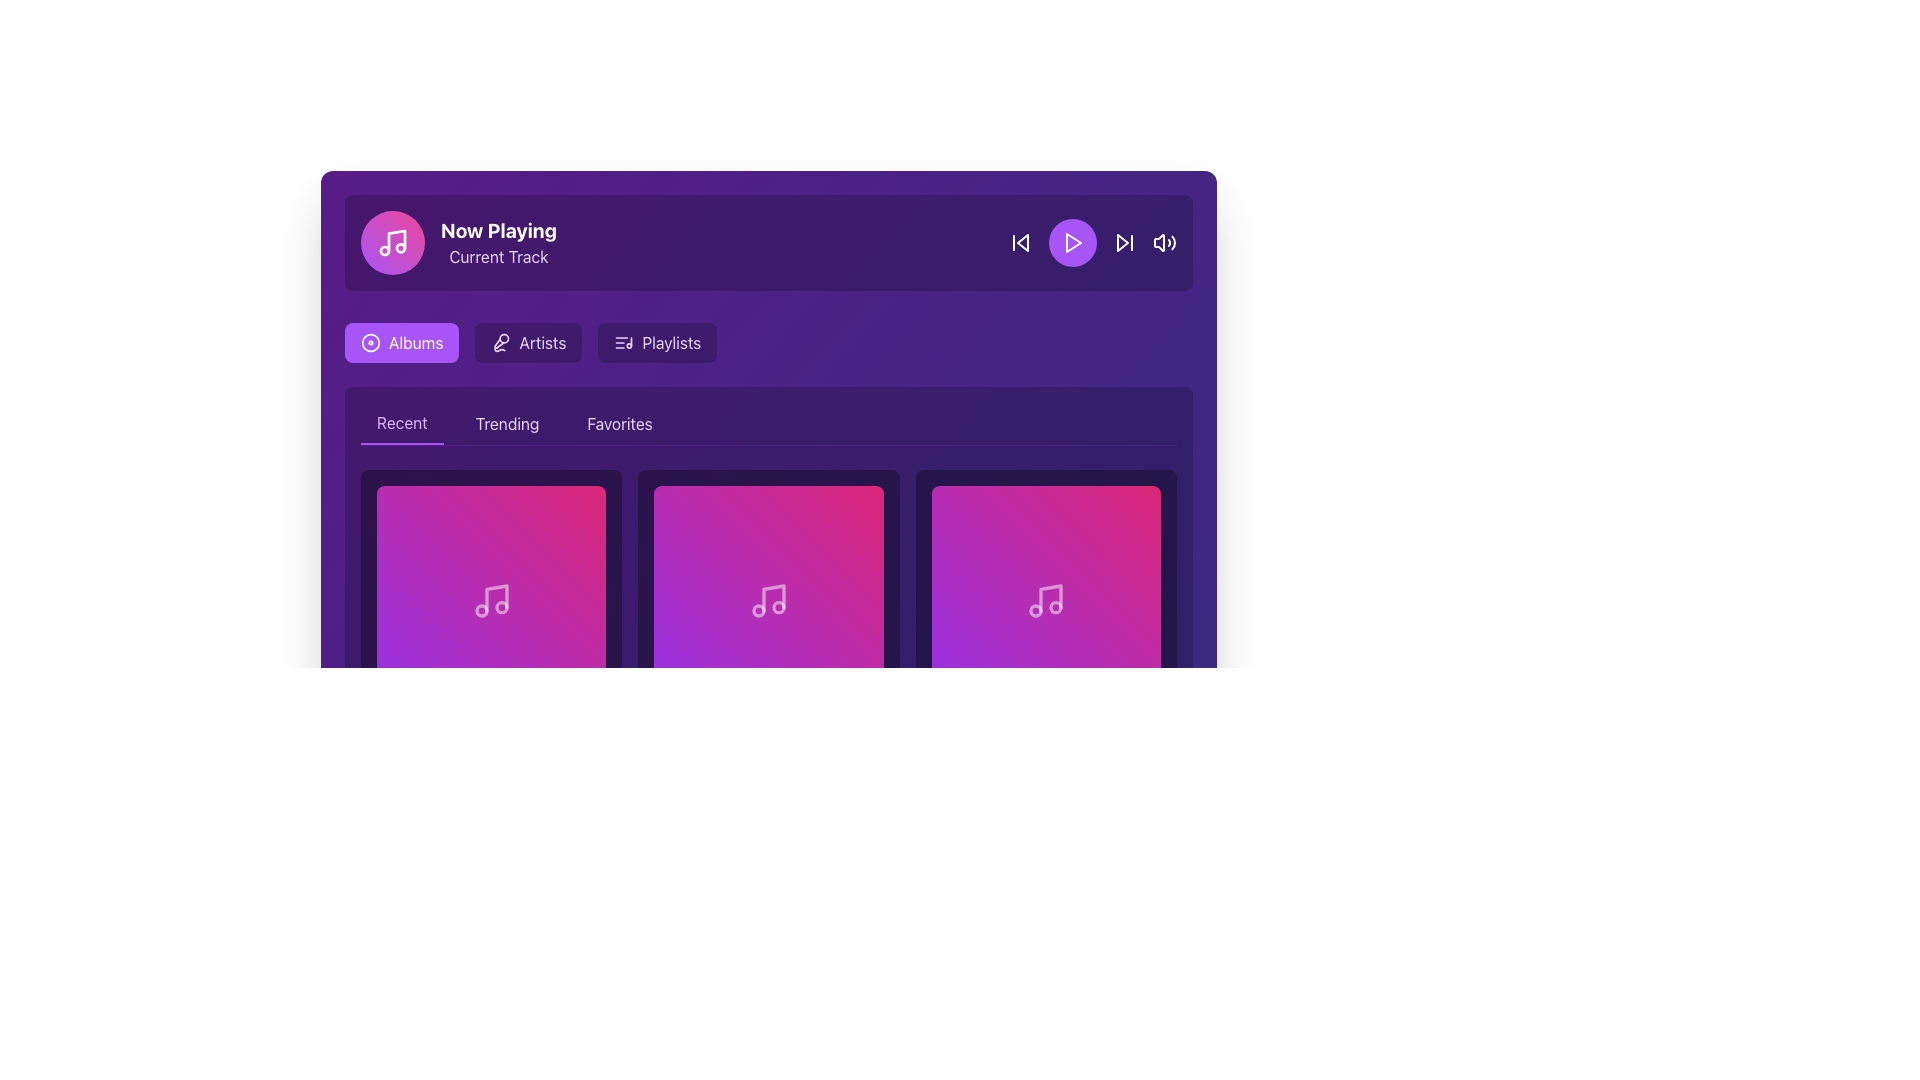  I want to click on the central triangular play icon within the circular purple button located on the top-right corner of the media player controls to play the media, so click(1072, 242).